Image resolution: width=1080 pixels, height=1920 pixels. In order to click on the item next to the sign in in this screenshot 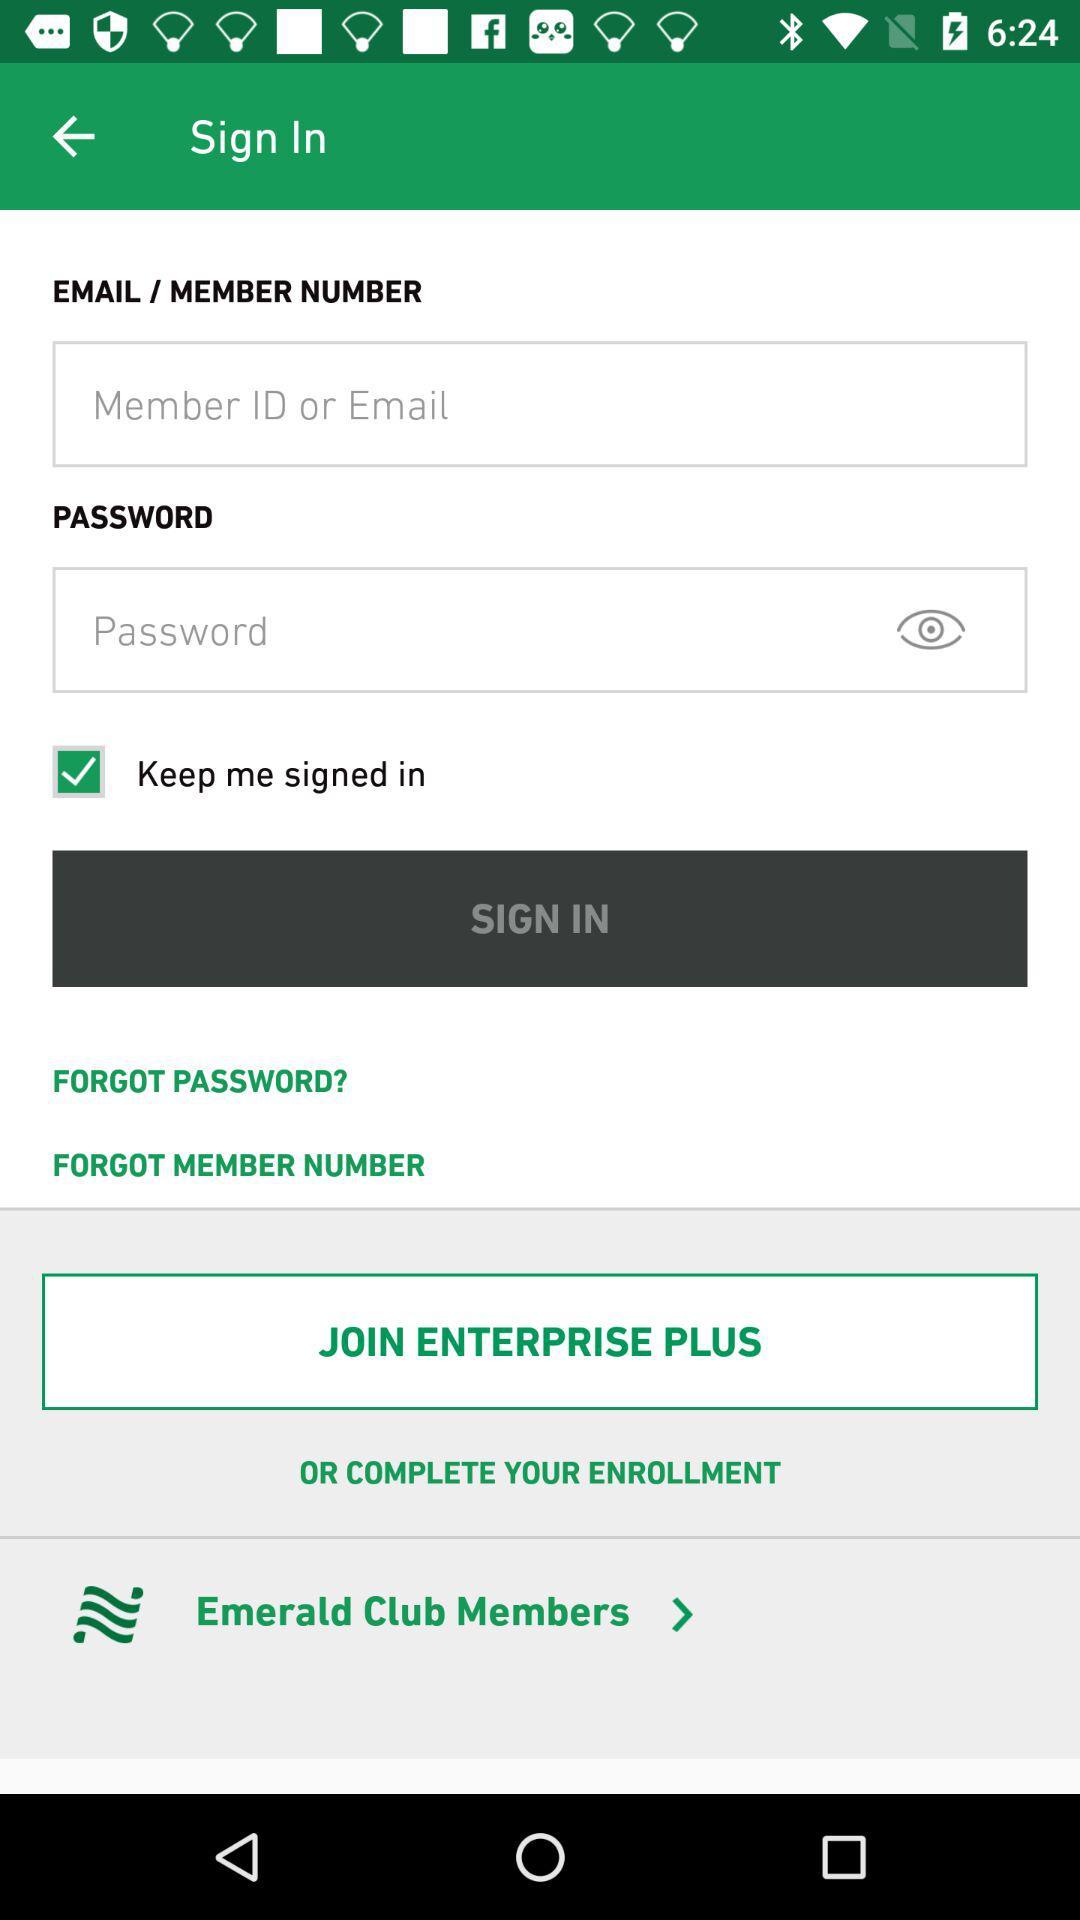, I will do `click(72, 135)`.